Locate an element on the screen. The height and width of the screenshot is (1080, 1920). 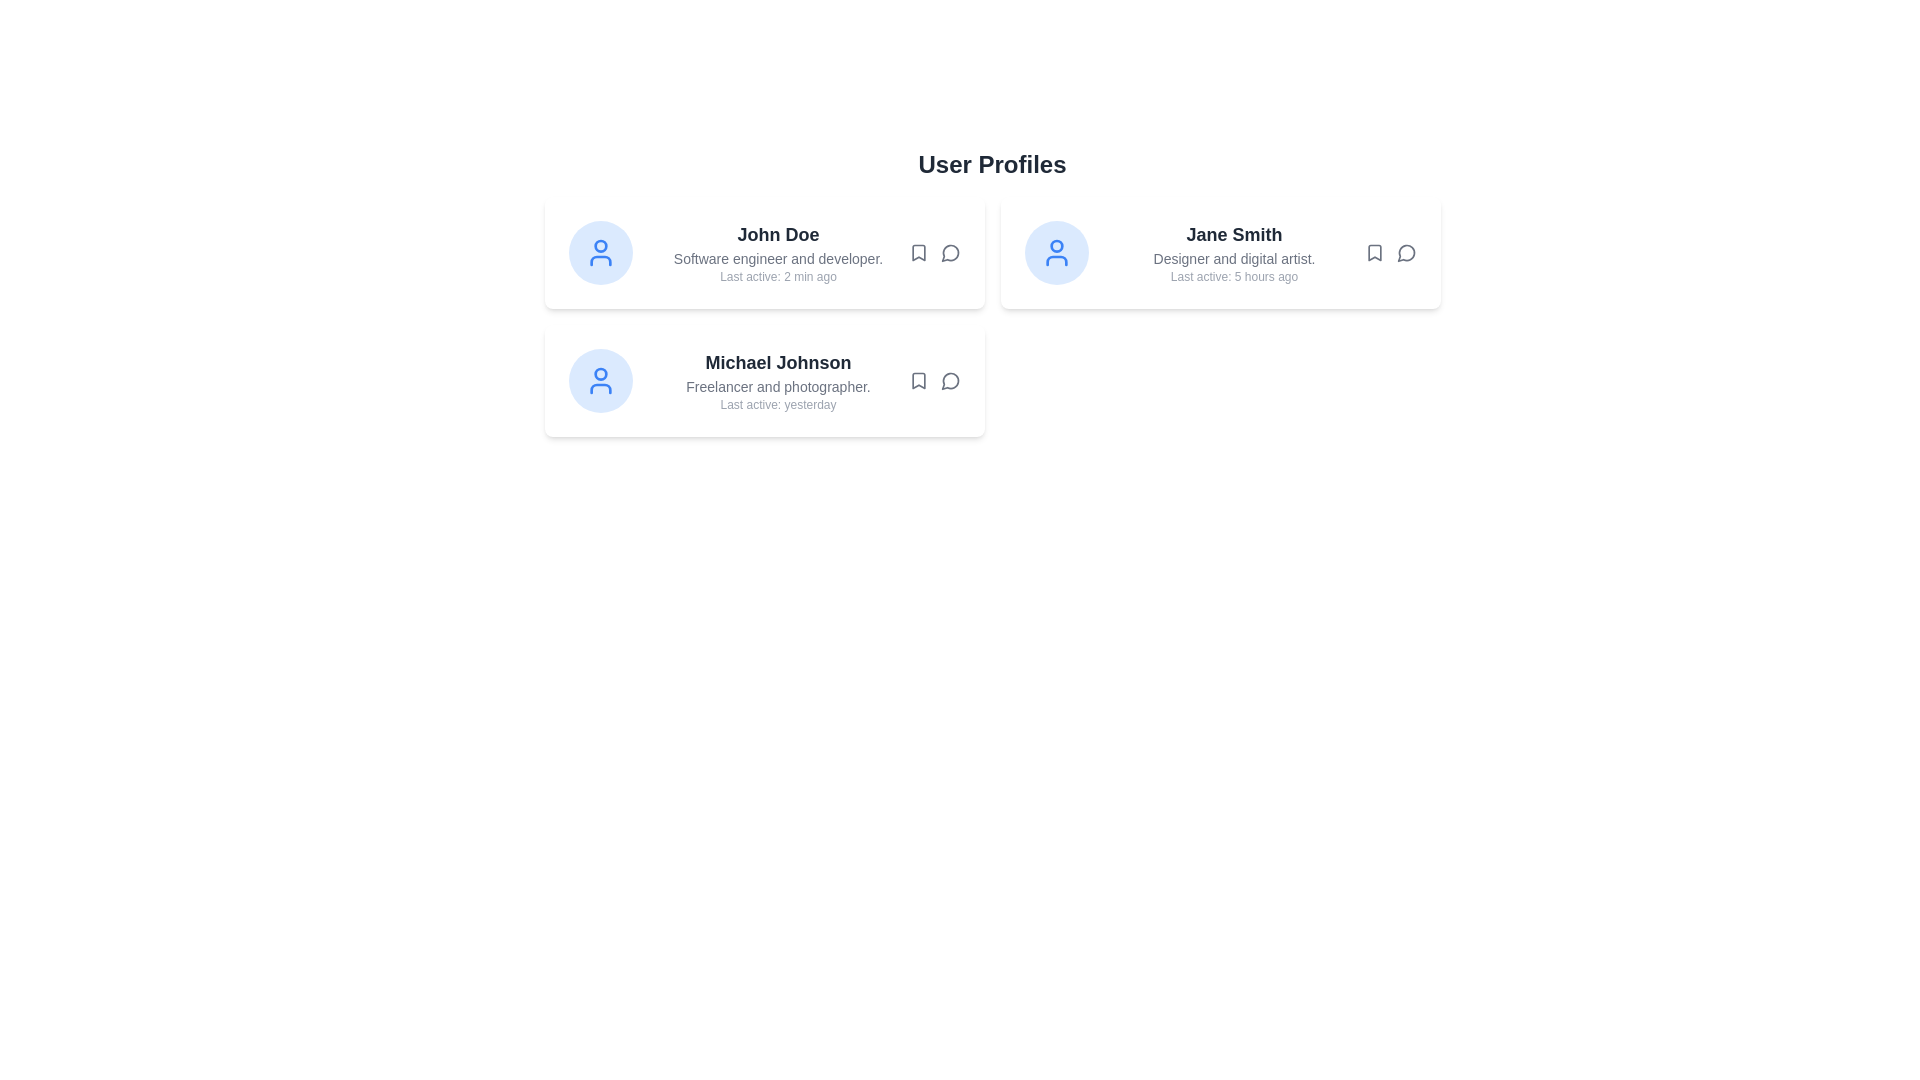
the bookmark icon located in the card representing 'Michael Johnson', which is styled as a minimalist bookmark shape and positioned at the top-right corner of the card in the 'User Profiles' section is located at coordinates (917, 381).